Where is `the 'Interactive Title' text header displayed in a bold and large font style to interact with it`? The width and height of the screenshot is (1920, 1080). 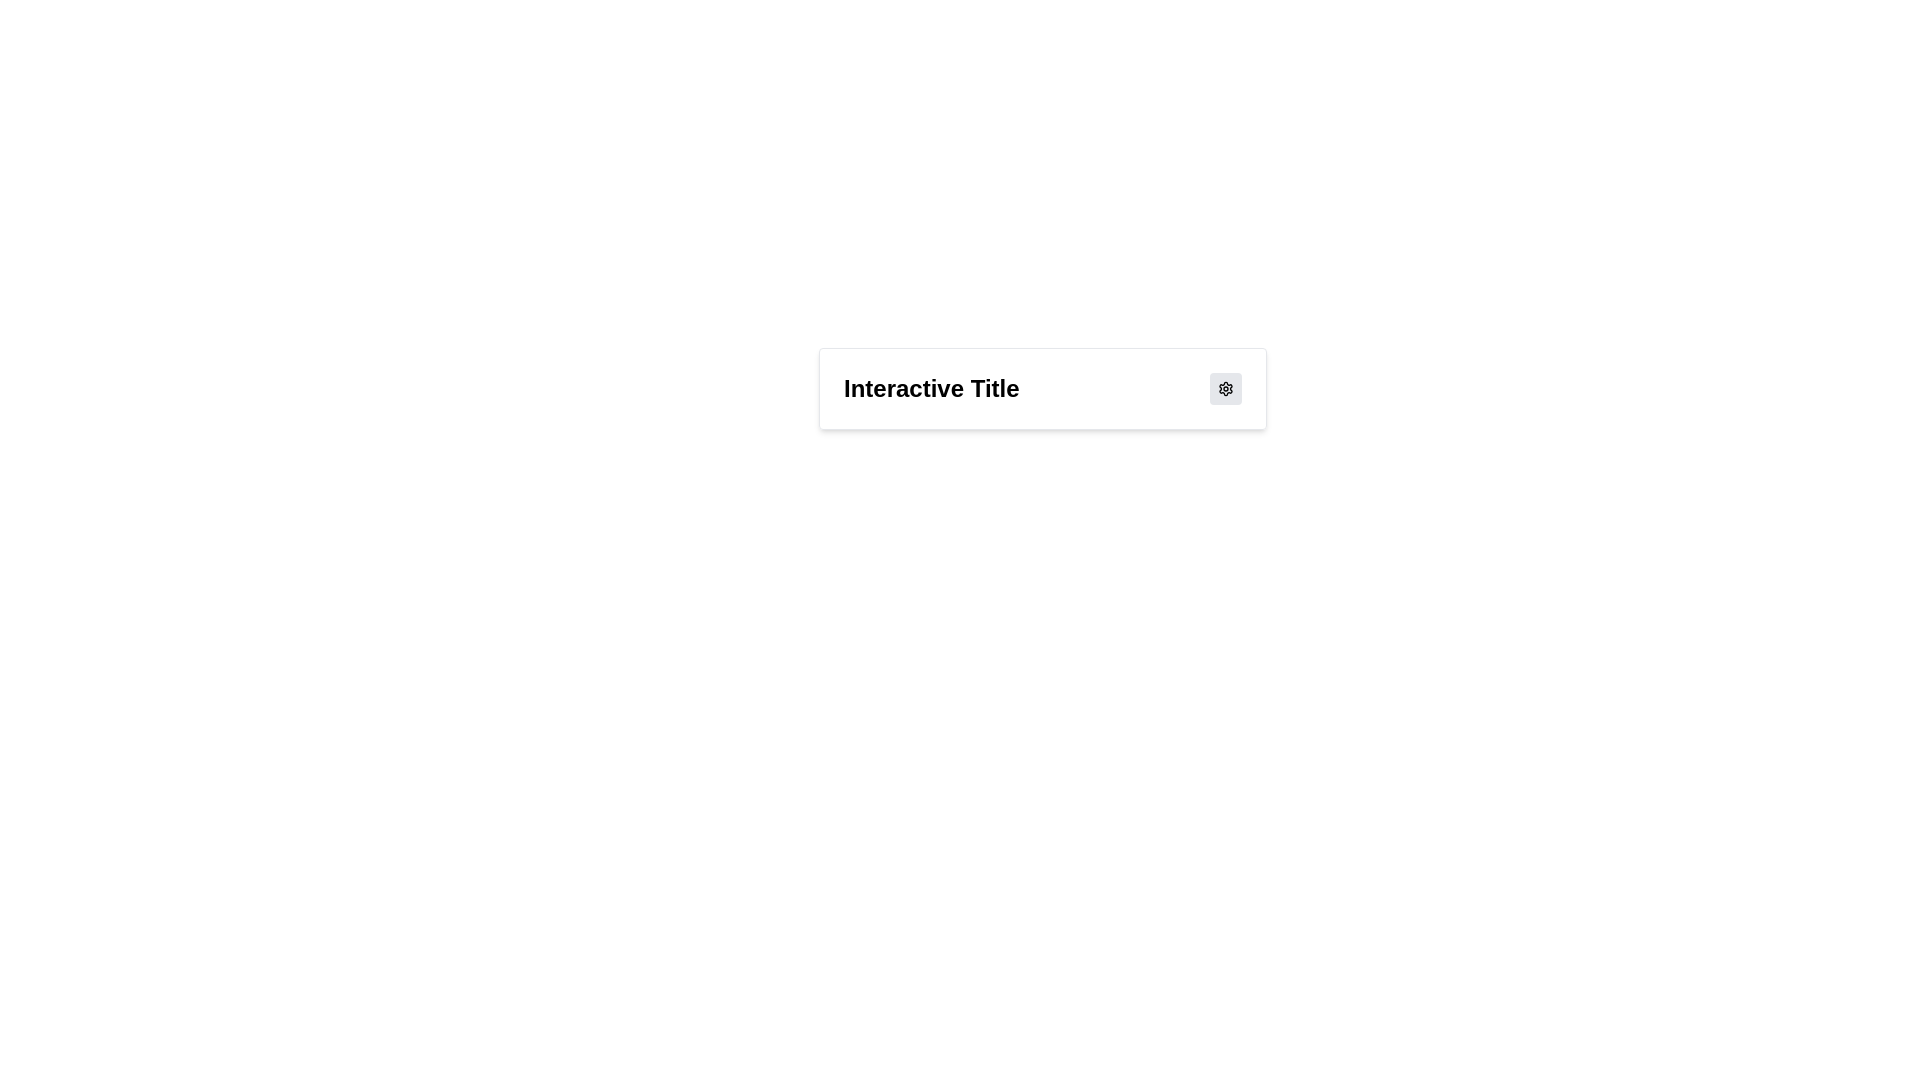 the 'Interactive Title' text header displayed in a bold and large font style to interact with it is located at coordinates (930, 389).